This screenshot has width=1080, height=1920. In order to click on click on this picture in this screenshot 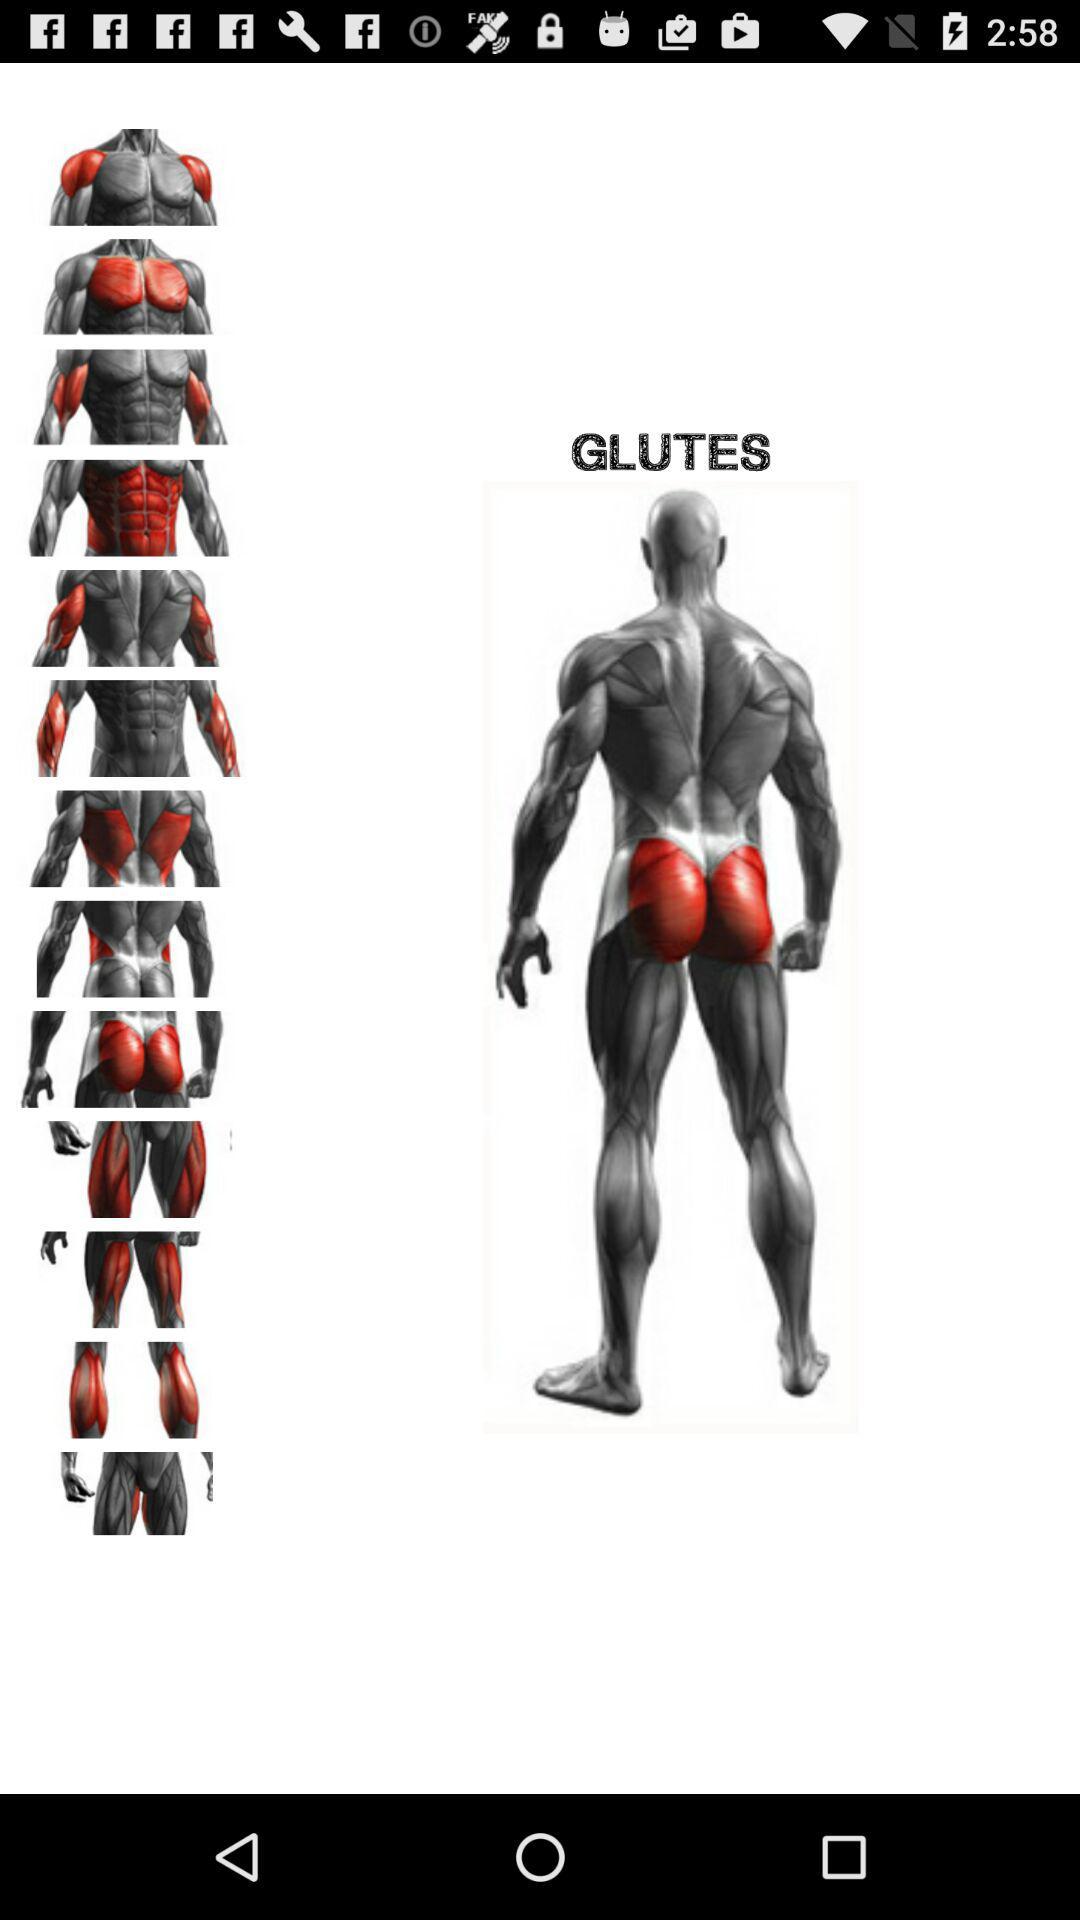, I will do `click(131, 610)`.